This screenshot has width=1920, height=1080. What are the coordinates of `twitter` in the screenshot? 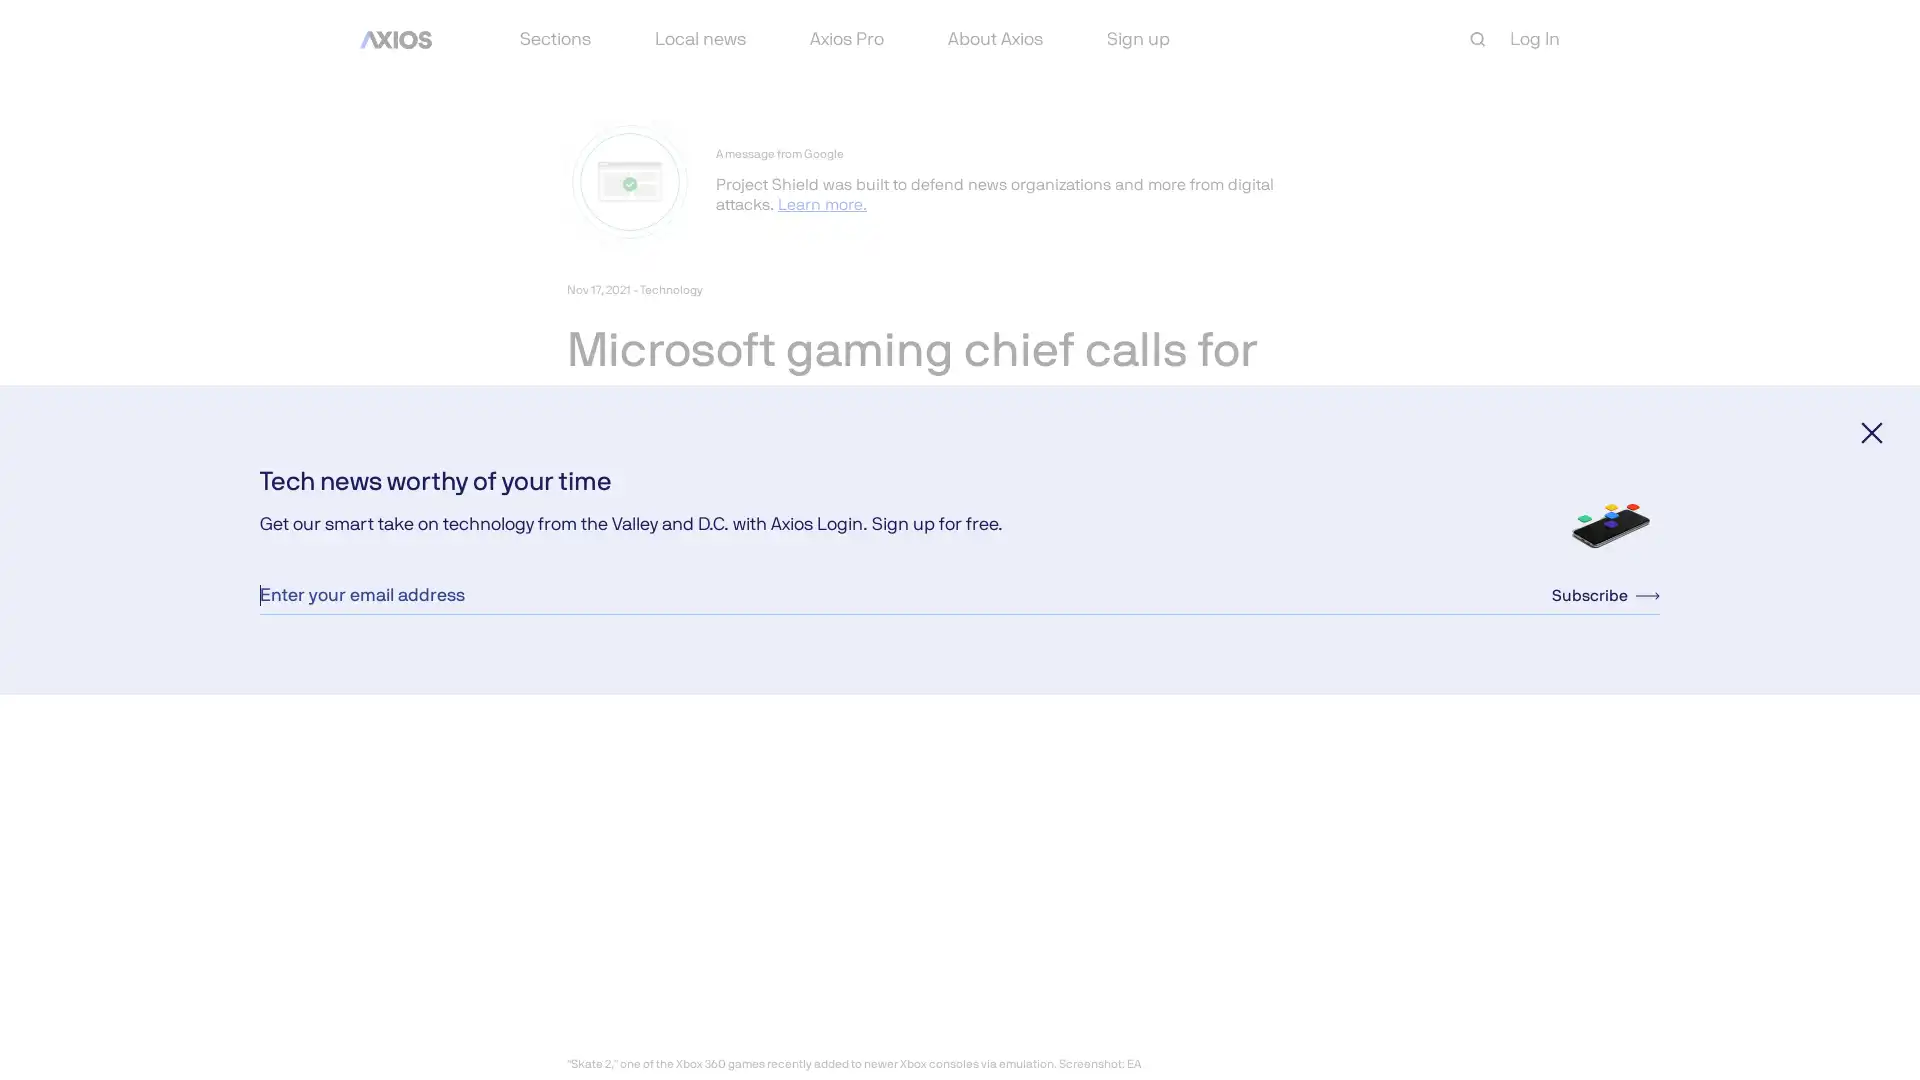 It's located at (628, 543).